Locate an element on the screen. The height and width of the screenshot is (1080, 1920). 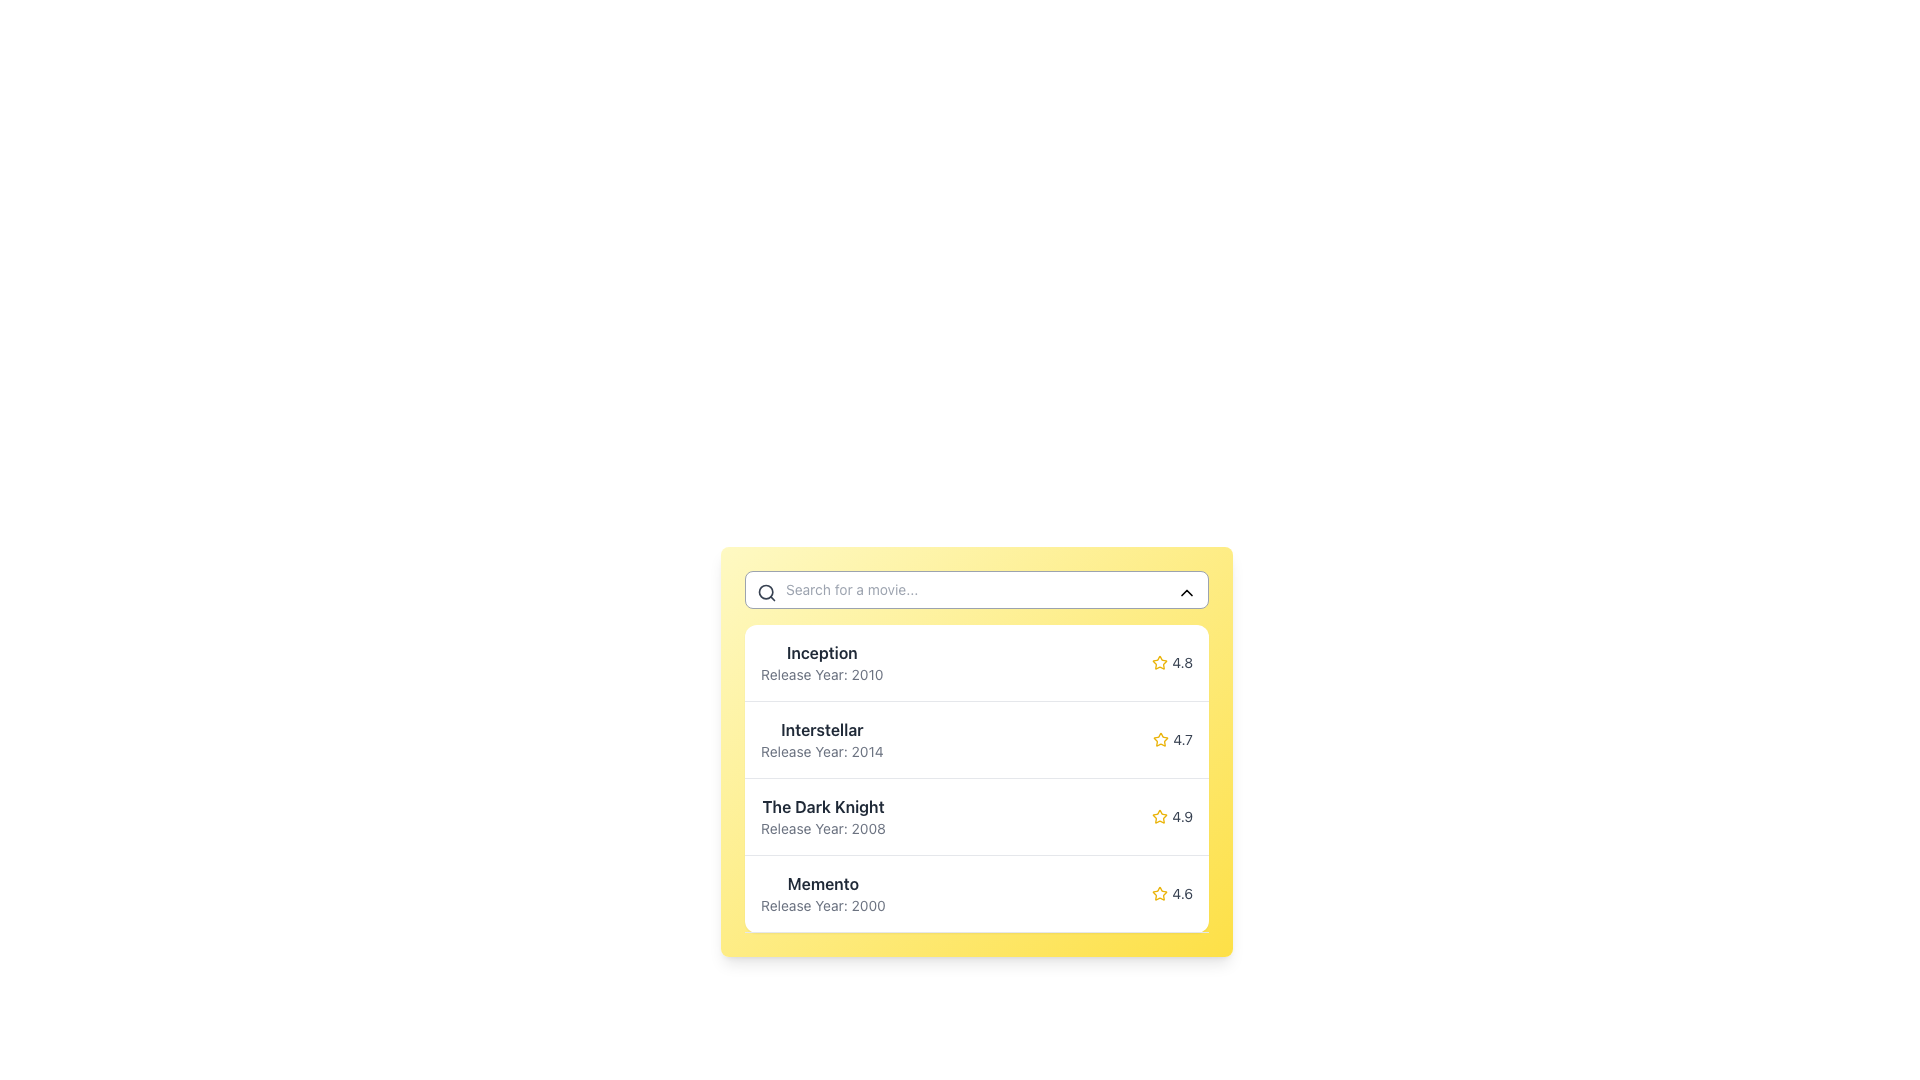
the text label displaying the rating information for the movie 'The Dark Knight', which is located to the right of the star icon in the third list entry of the dropdown is located at coordinates (1182, 817).